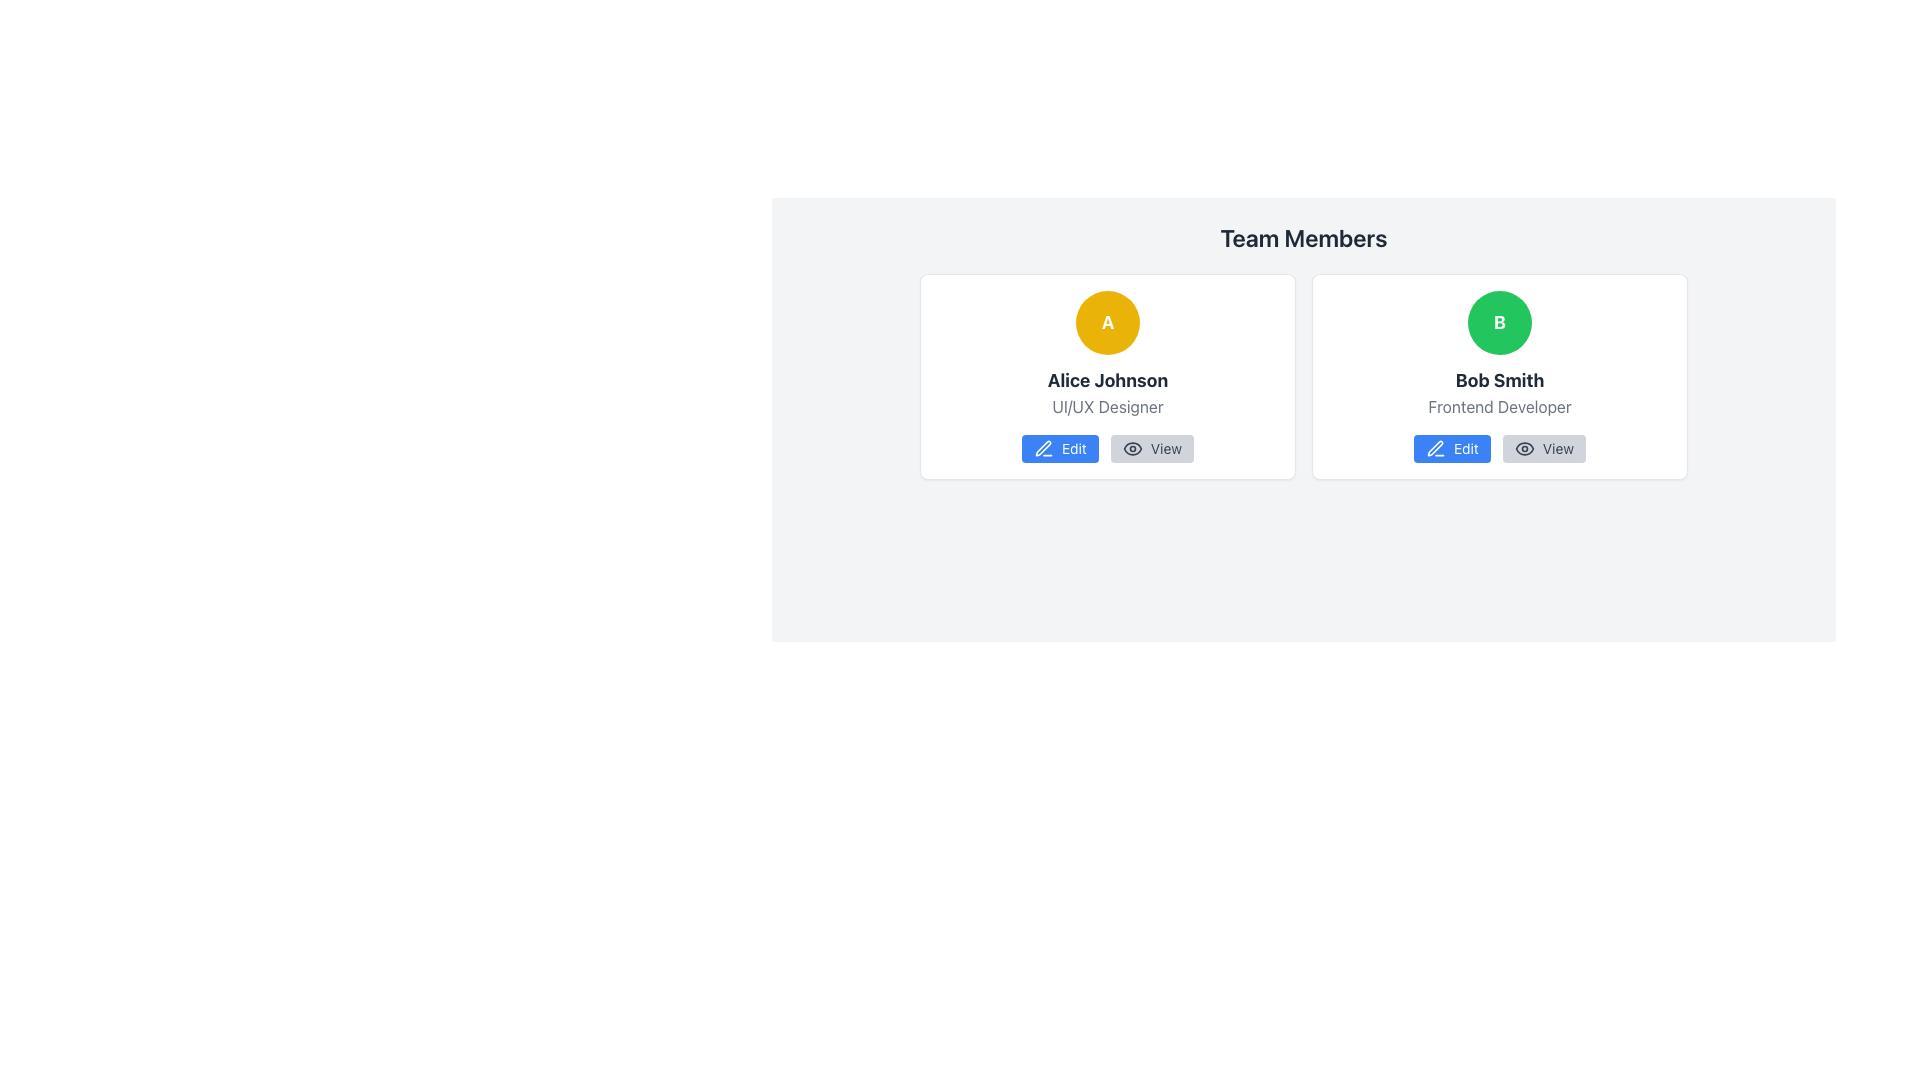 This screenshot has width=1920, height=1080. I want to click on the blue 'Edit' button with a pen icon located at the bottom-left corner of the second card associated with 'Bob Smith - Frontend Developer', so click(1451, 447).